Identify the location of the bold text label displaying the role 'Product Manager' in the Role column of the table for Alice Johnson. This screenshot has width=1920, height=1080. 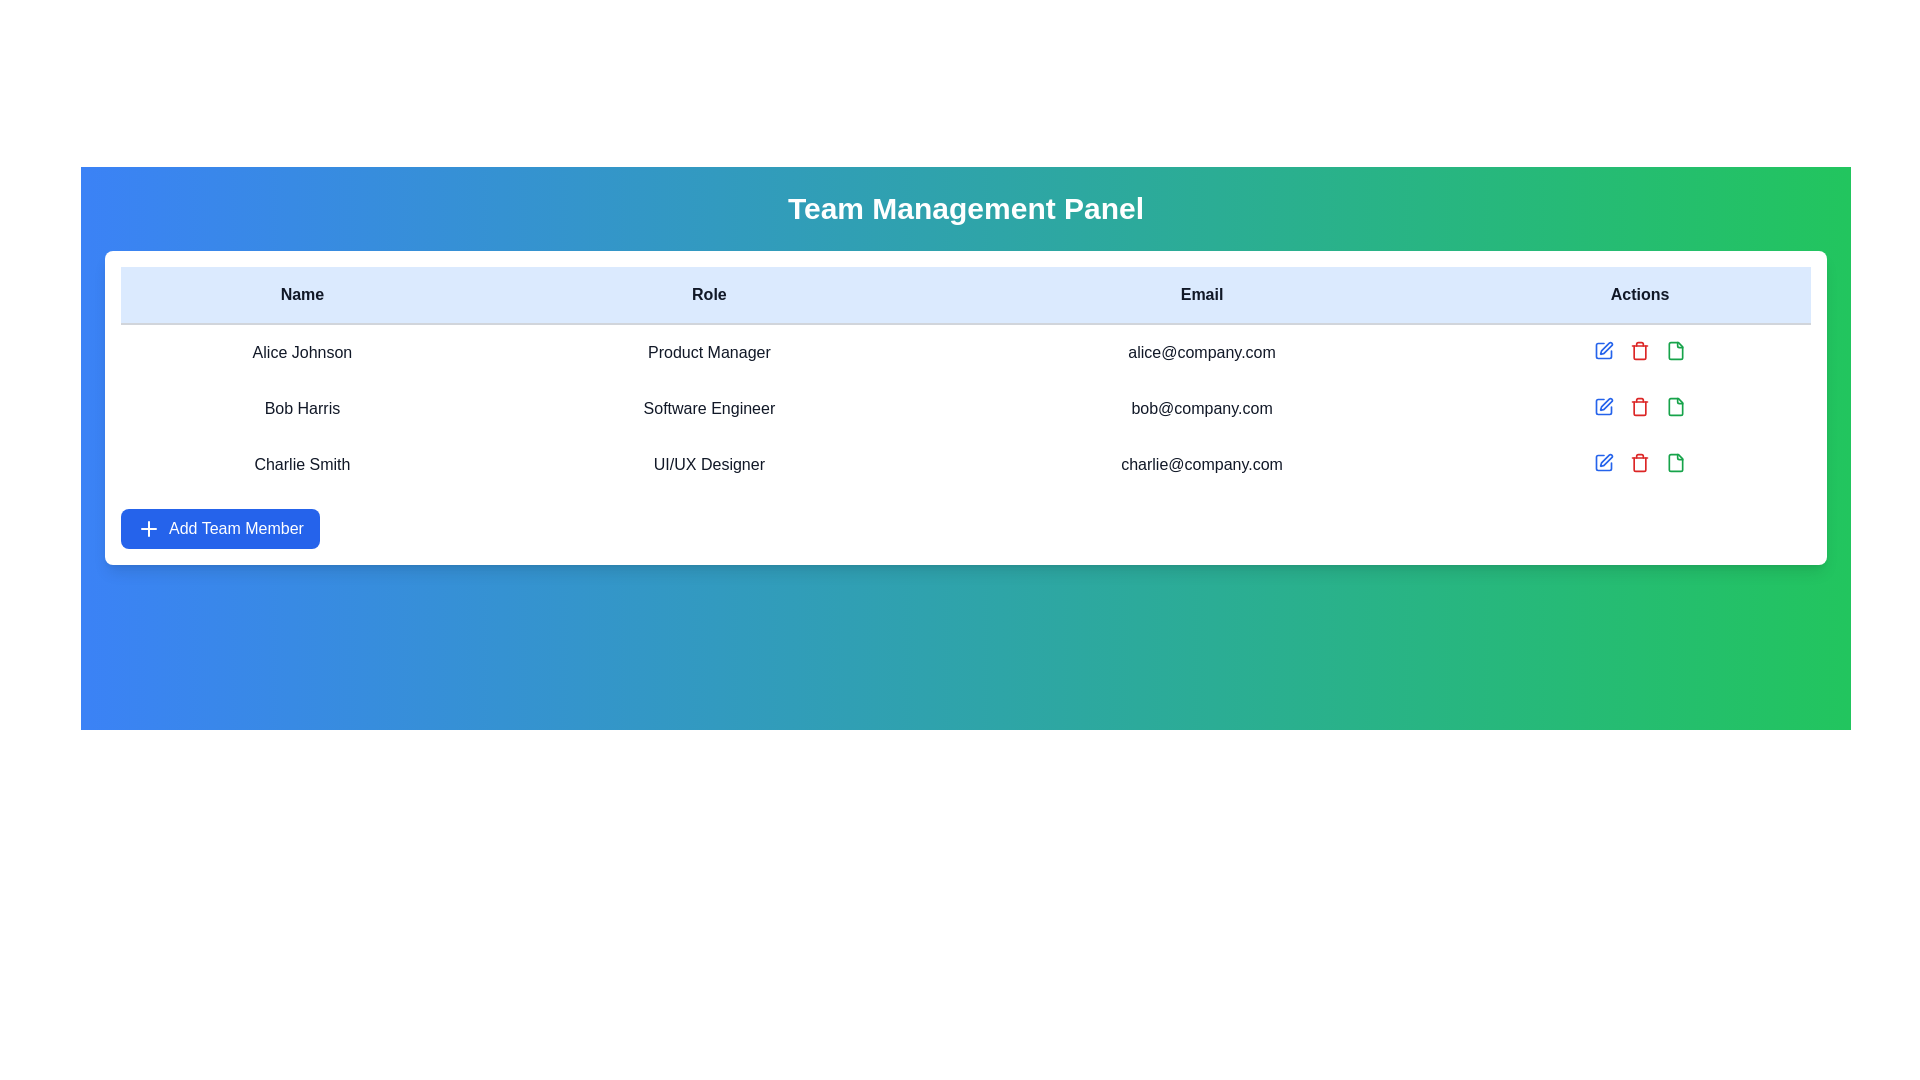
(709, 351).